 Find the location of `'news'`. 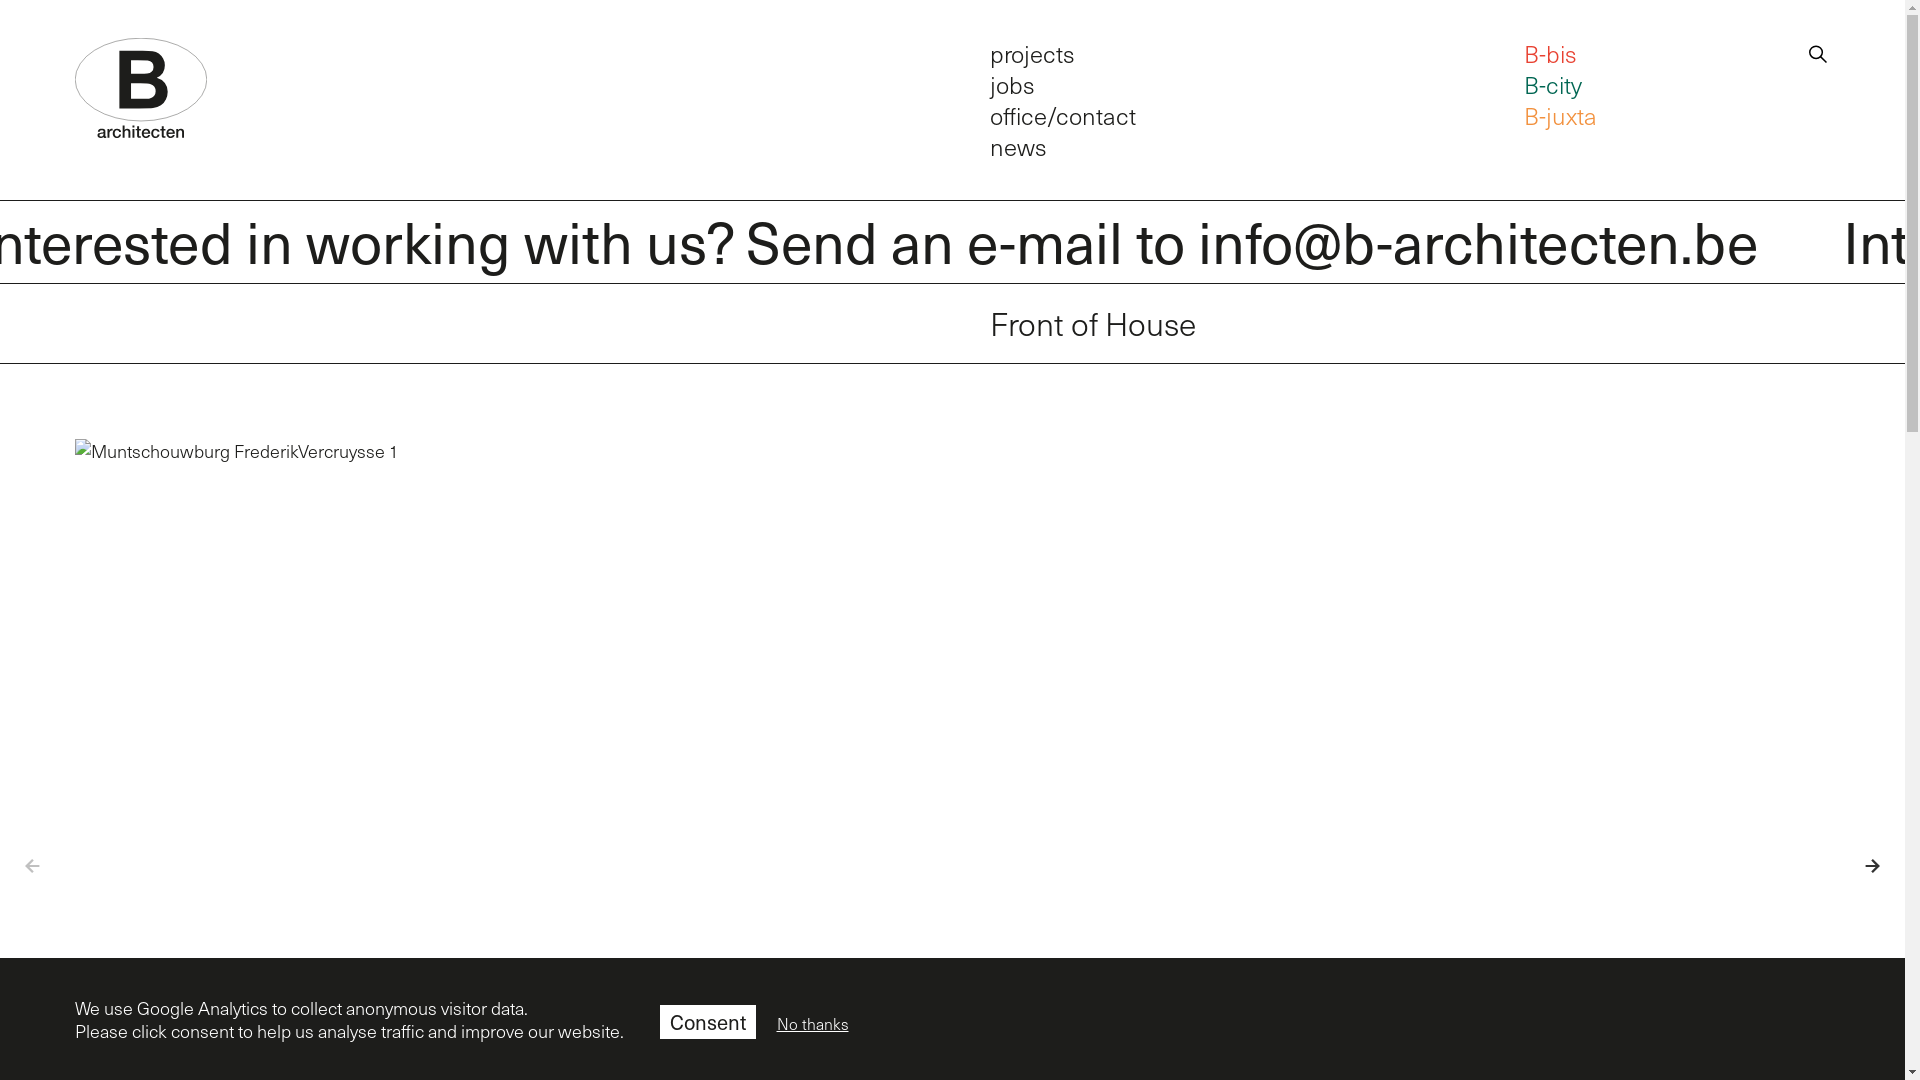

'news' is located at coordinates (1018, 145).